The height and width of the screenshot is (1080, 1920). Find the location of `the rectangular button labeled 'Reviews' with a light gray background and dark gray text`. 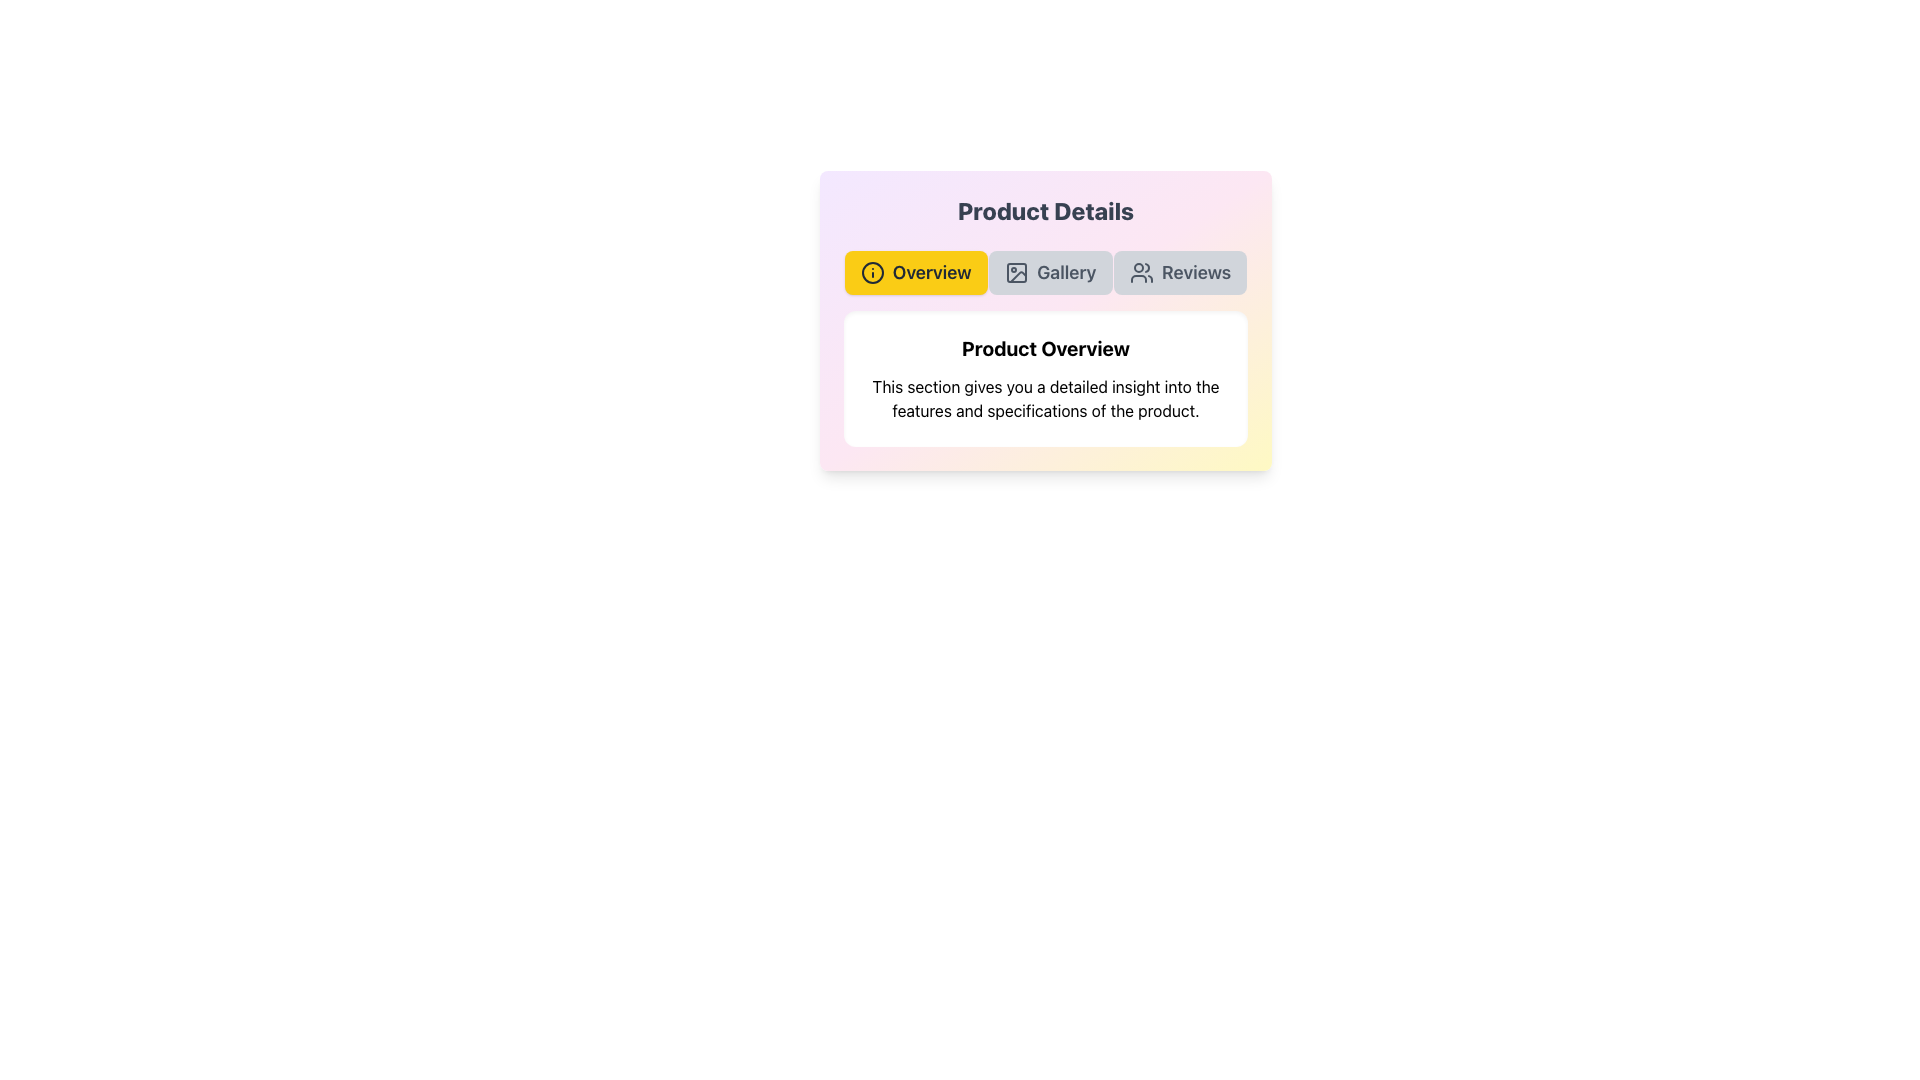

the rectangular button labeled 'Reviews' with a light gray background and dark gray text is located at coordinates (1180, 273).